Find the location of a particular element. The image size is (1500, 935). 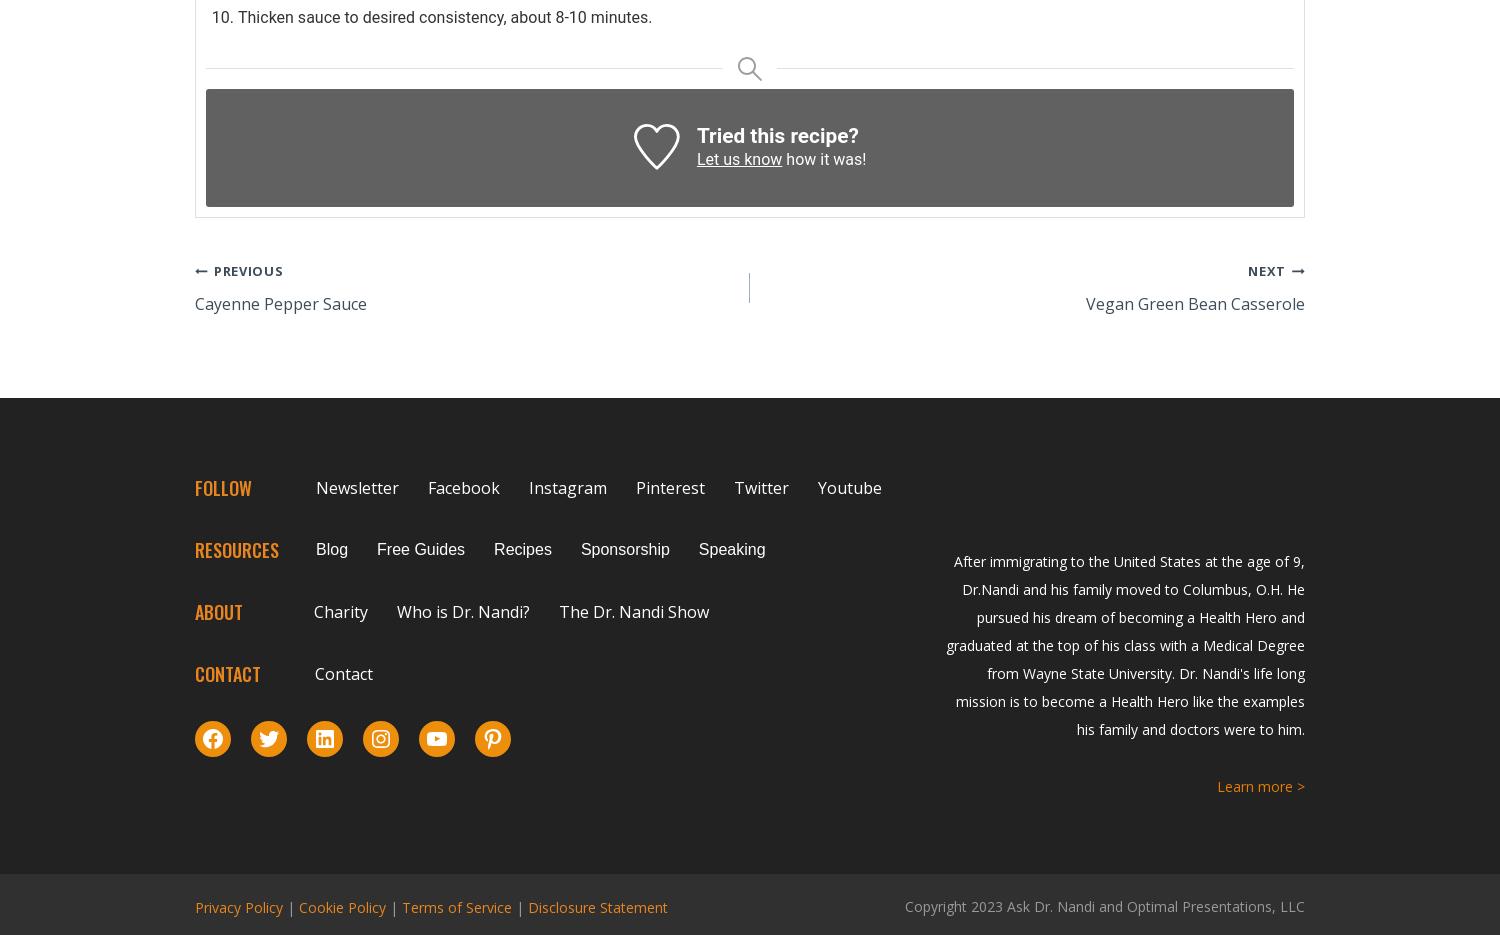

'Let us know' is located at coordinates (738, 159).